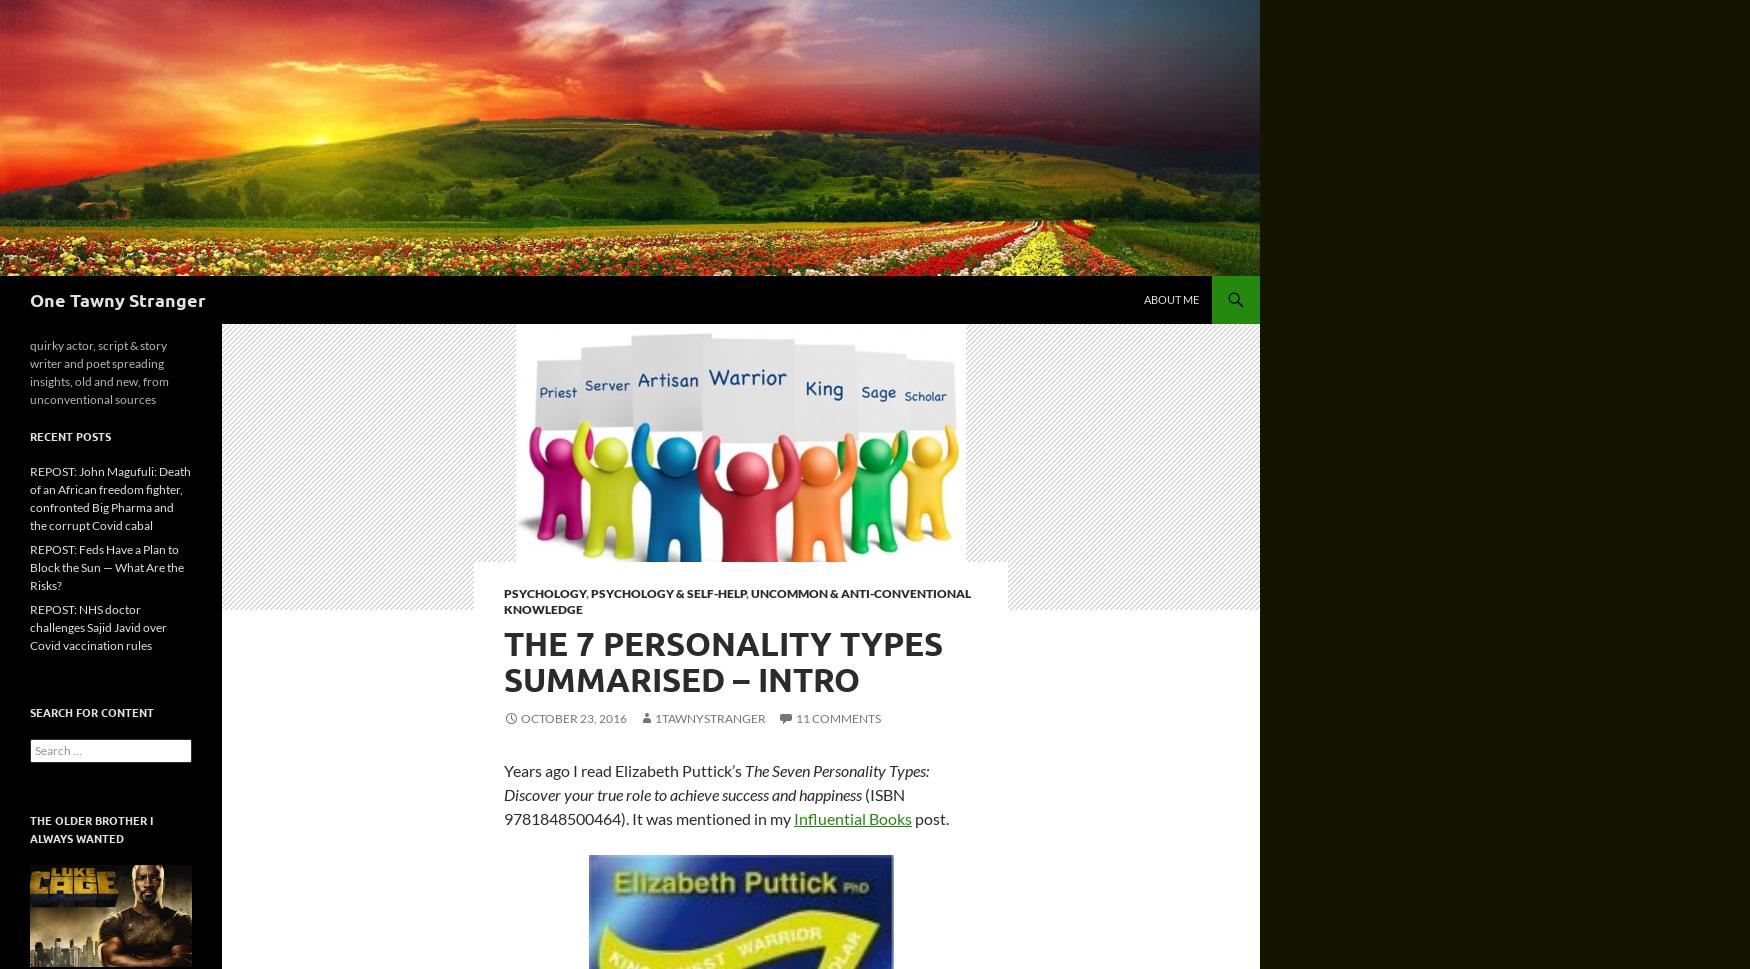 This screenshot has height=969, width=1750. I want to click on 'Years ago I read Elizabeth Puttick’s', so click(624, 769).